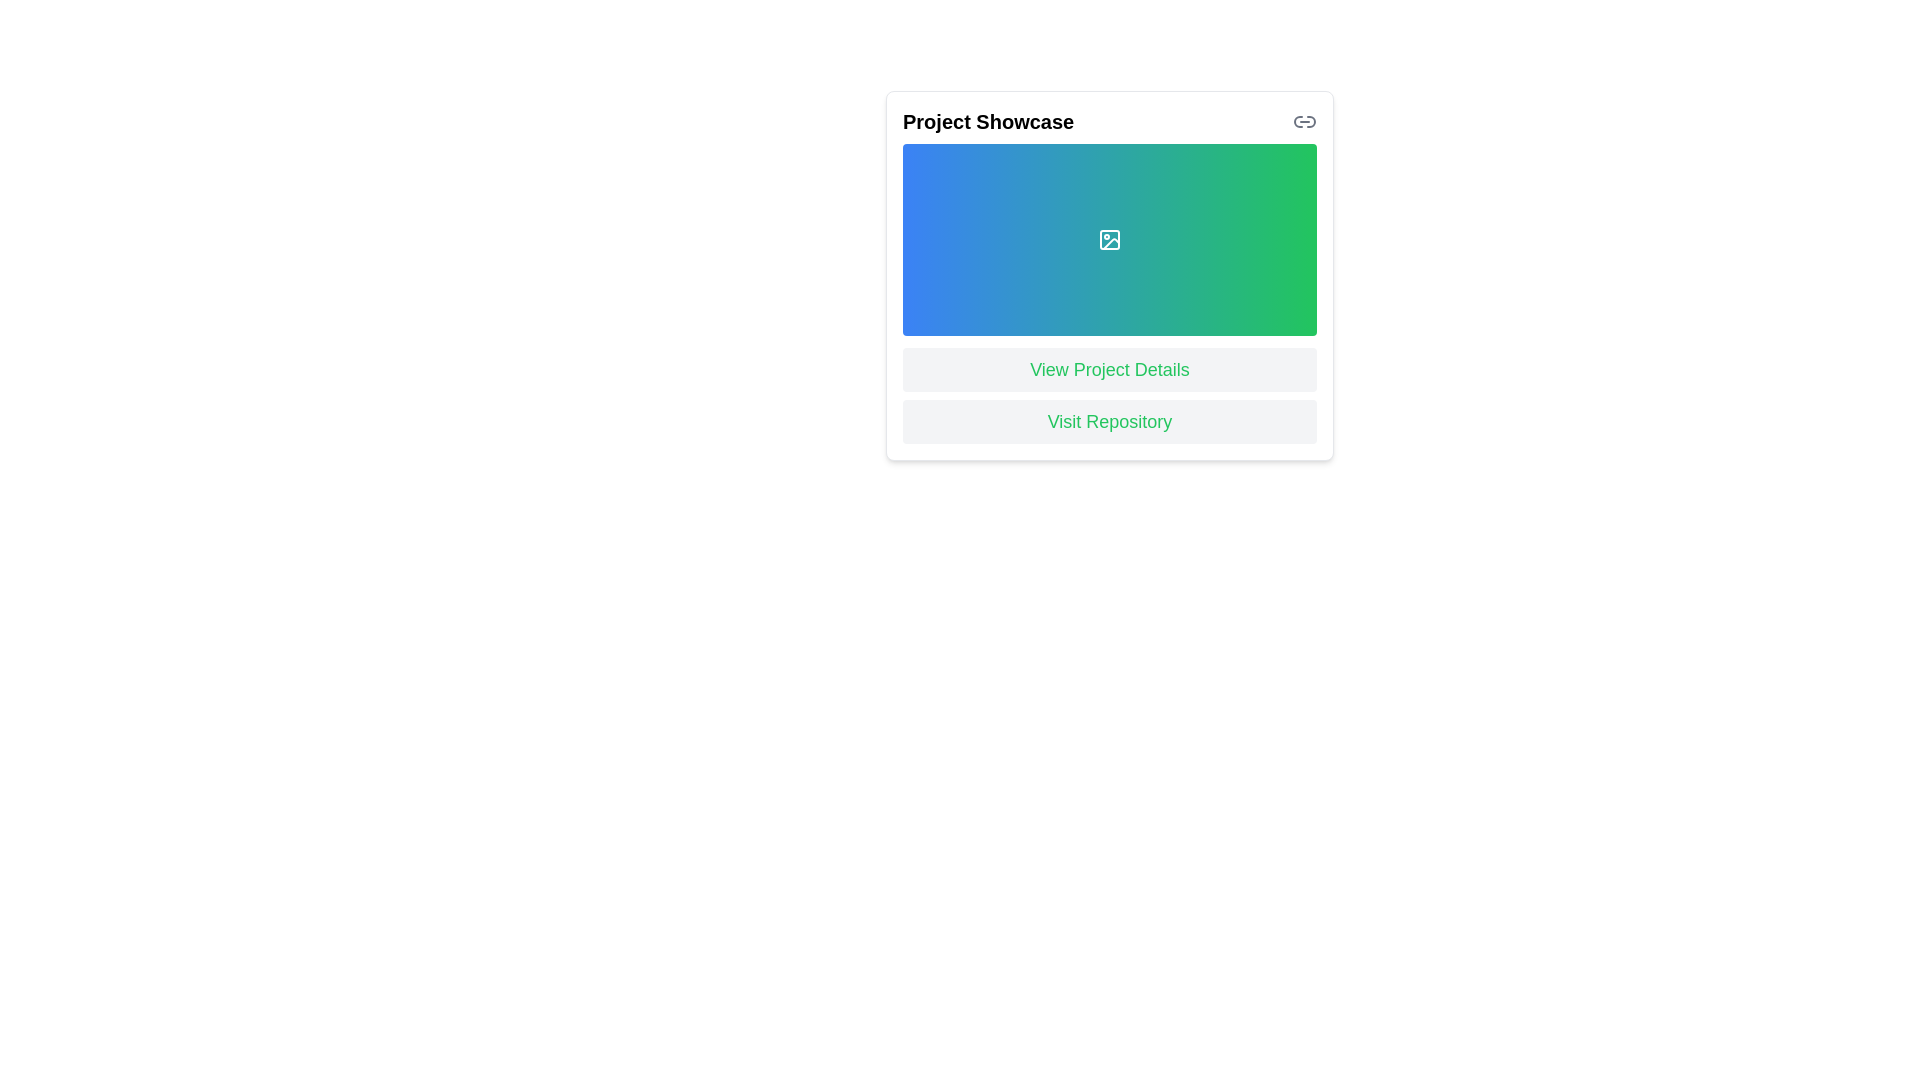 Image resolution: width=1920 pixels, height=1080 pixels. I want to click on the small gray icon depicting two chain links located at the top-right corner of the 'Project Showcase' section, so click(1305, 122).